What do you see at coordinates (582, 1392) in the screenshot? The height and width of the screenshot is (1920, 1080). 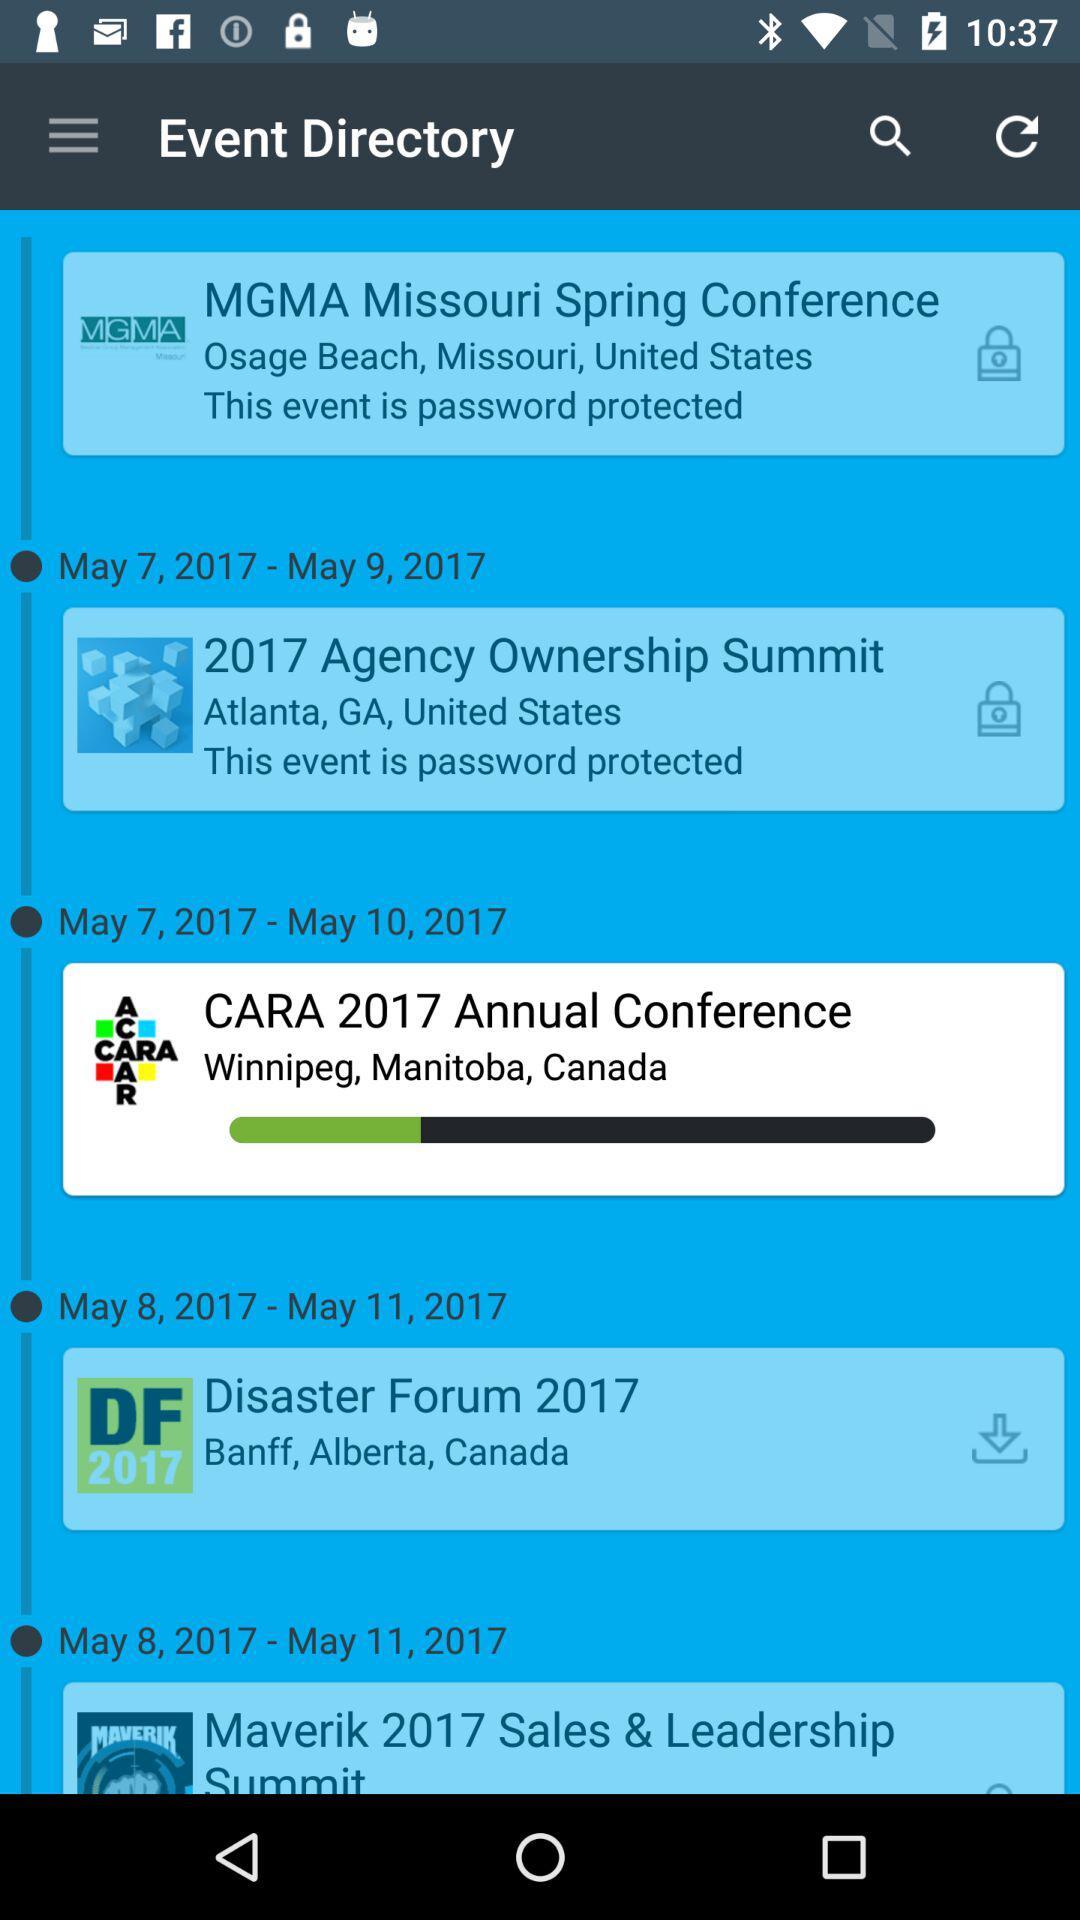 I see `the disaster forum 2017 item` at bounding box center [582, 1392].